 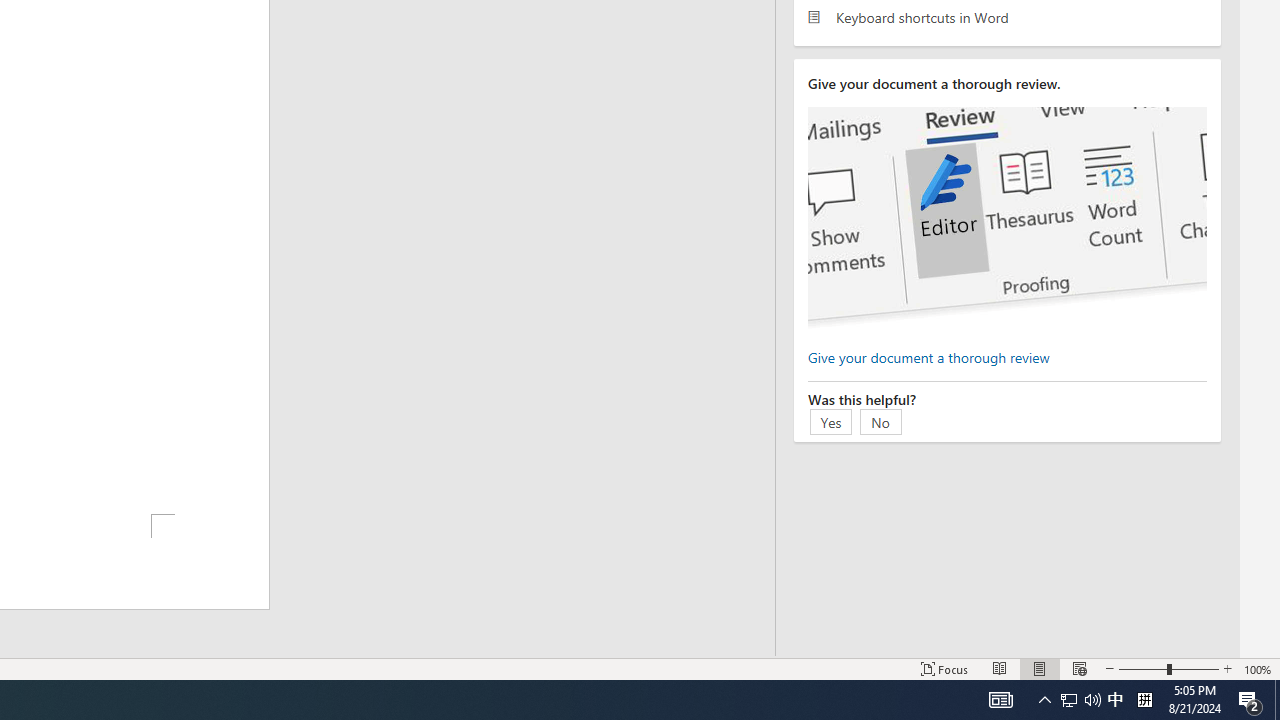 I want to click on 'Zoom 100%', so click(x=1257, y=669).